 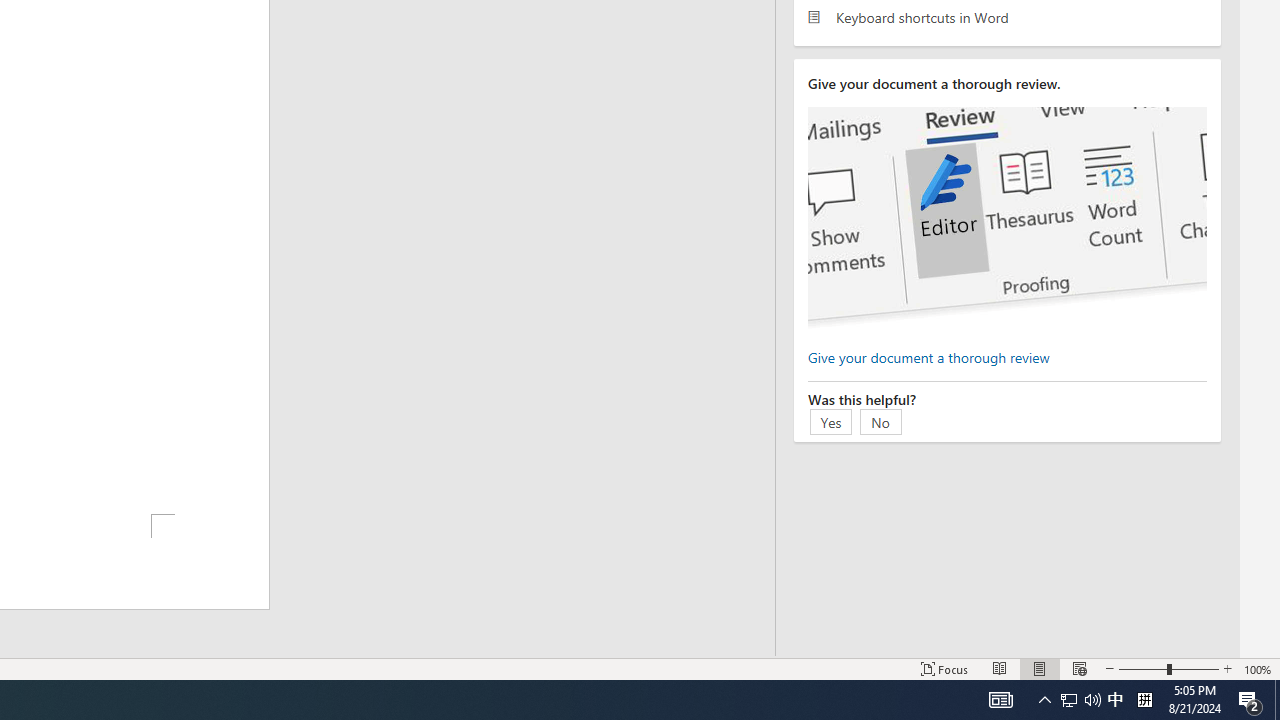 I want to click on 'Zoom 100%', so click(x=1257, y=669).